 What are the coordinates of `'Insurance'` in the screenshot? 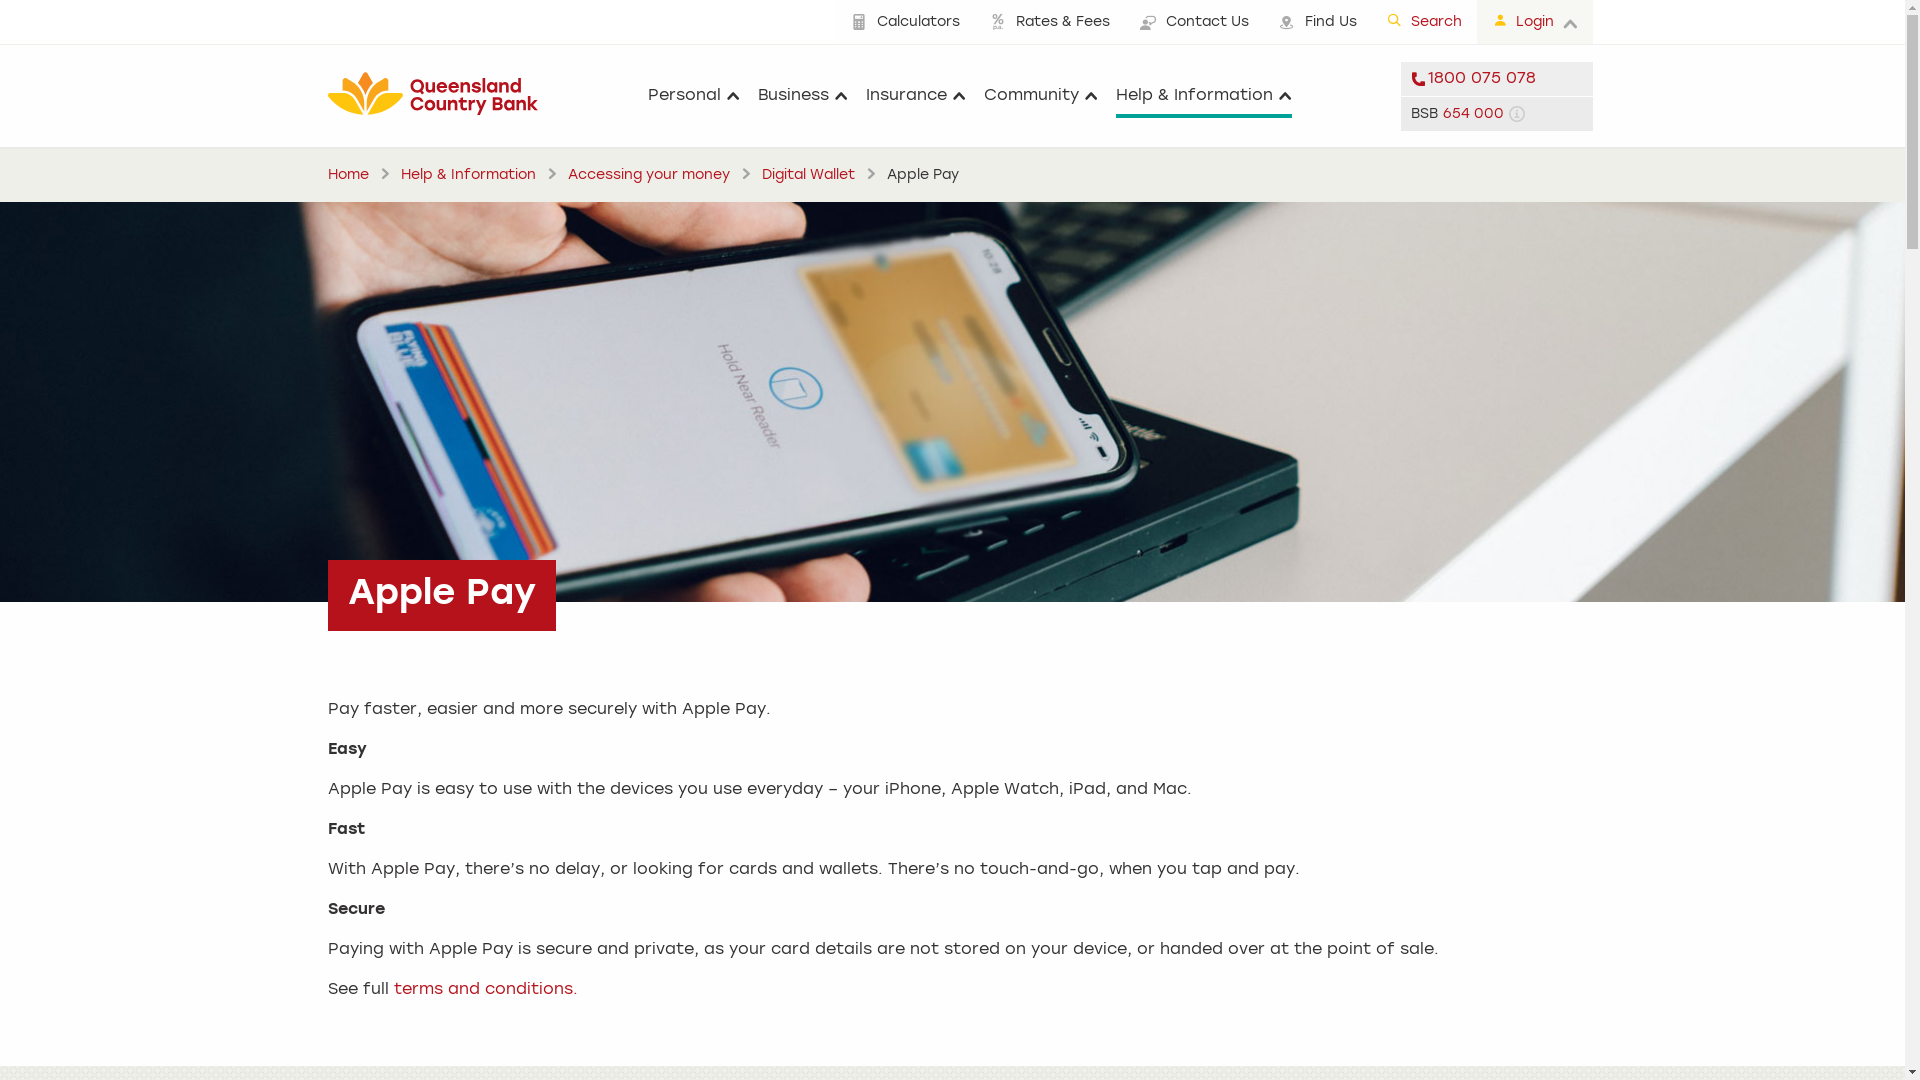 It's located at (915, 96).